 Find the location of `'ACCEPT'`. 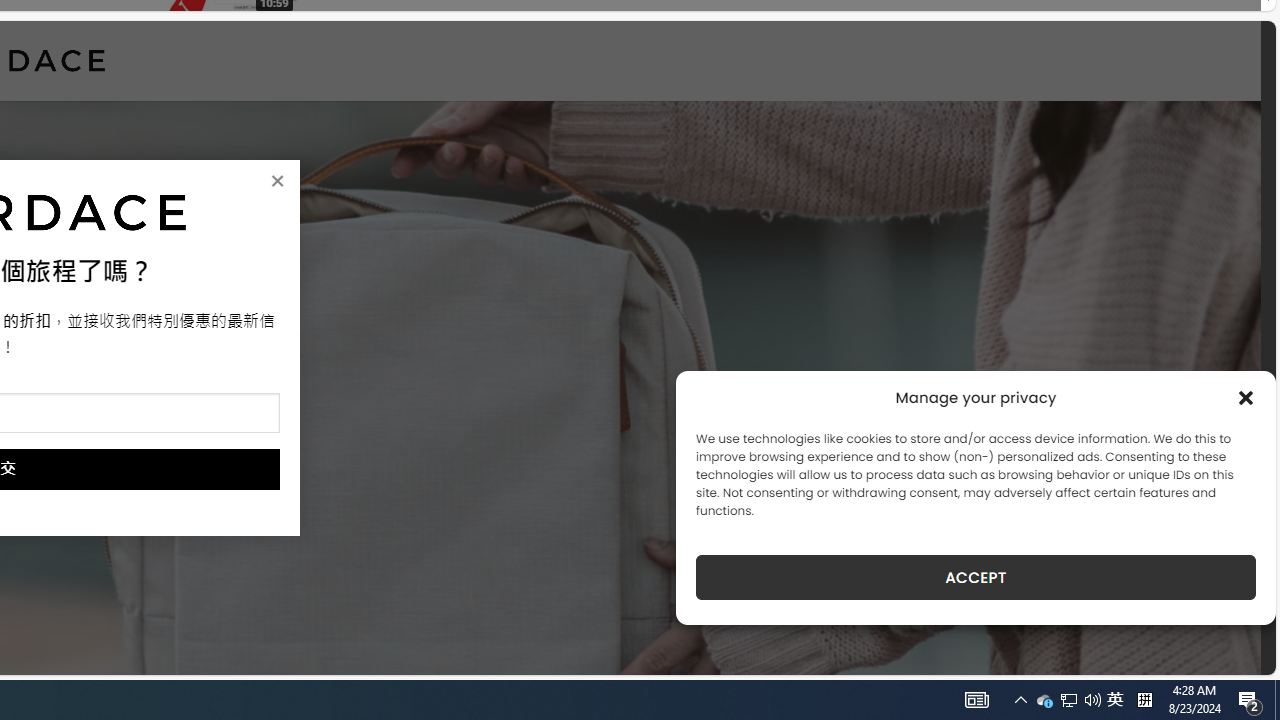

'ACCEPT' is located at coordinates (976, 577).